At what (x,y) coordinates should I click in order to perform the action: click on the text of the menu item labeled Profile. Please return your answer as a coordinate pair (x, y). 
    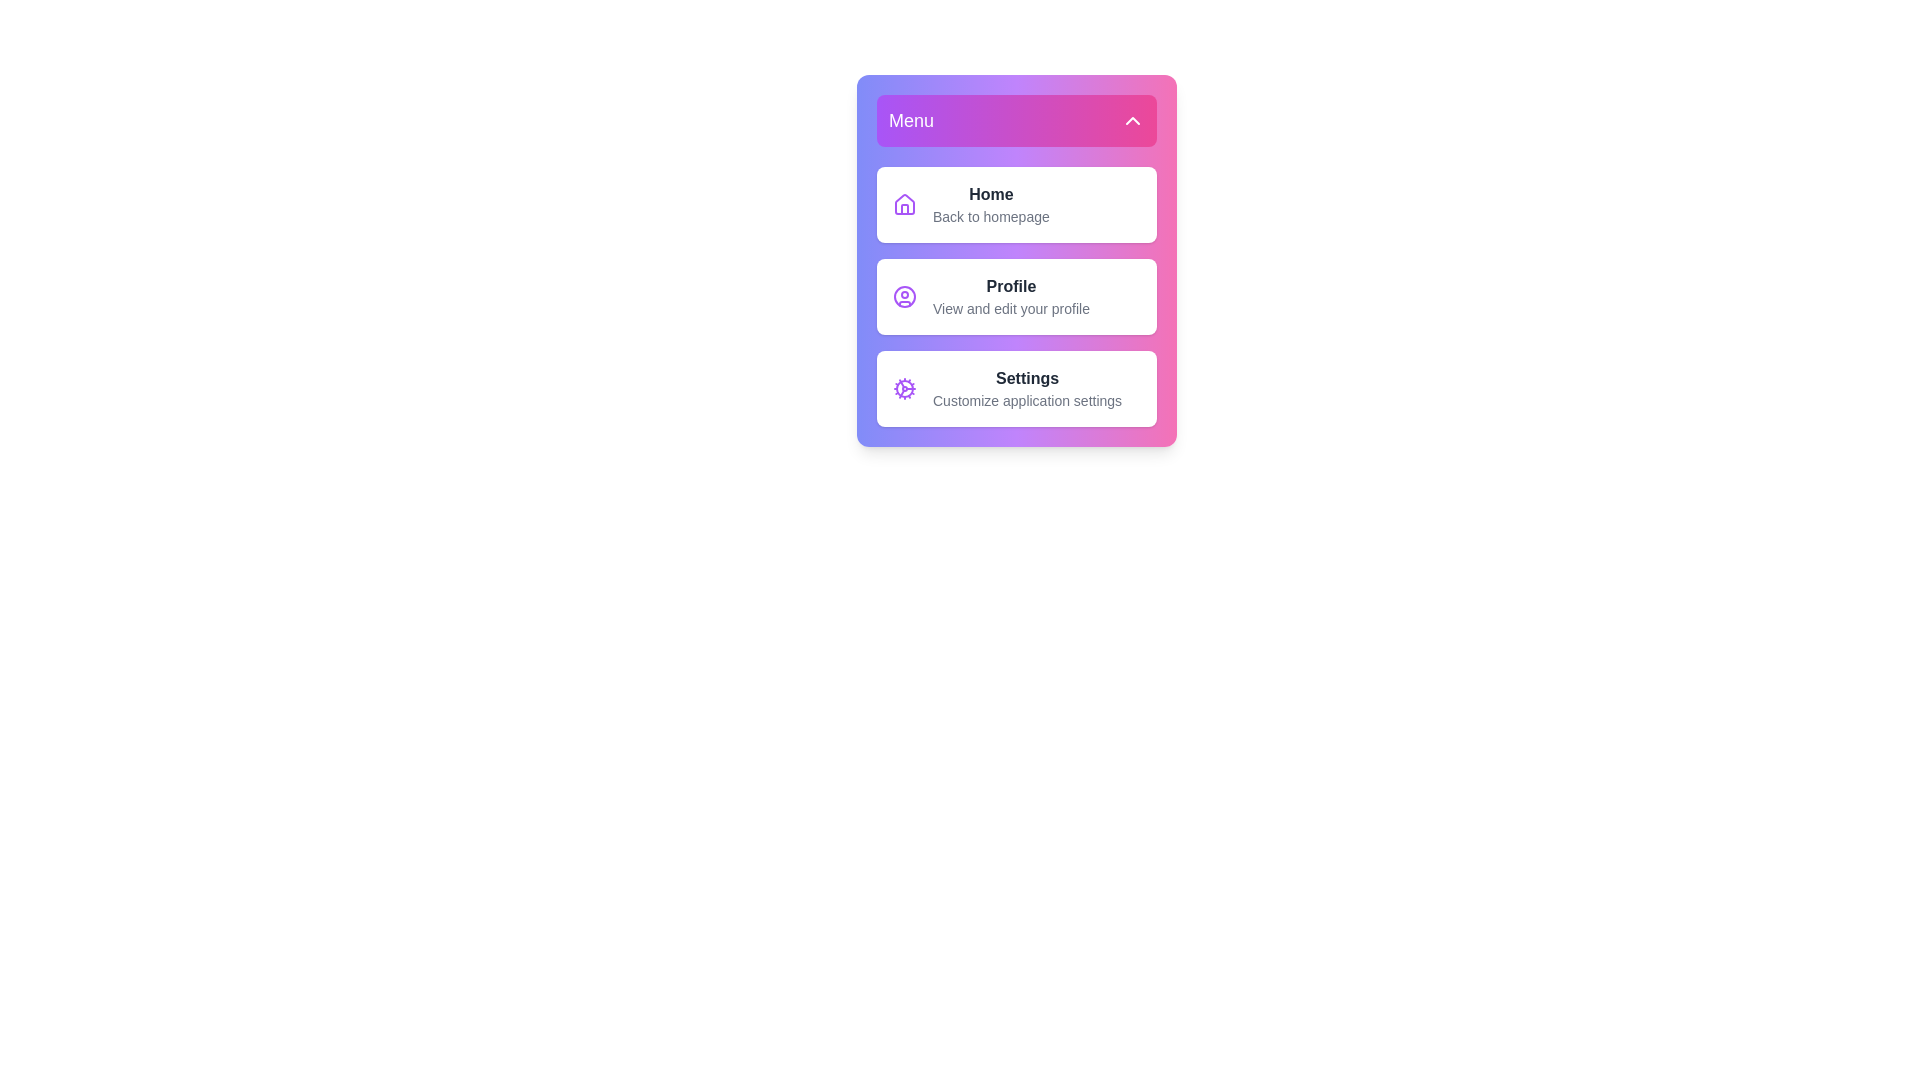
    Looking at the image, I should click on (1017, 297).